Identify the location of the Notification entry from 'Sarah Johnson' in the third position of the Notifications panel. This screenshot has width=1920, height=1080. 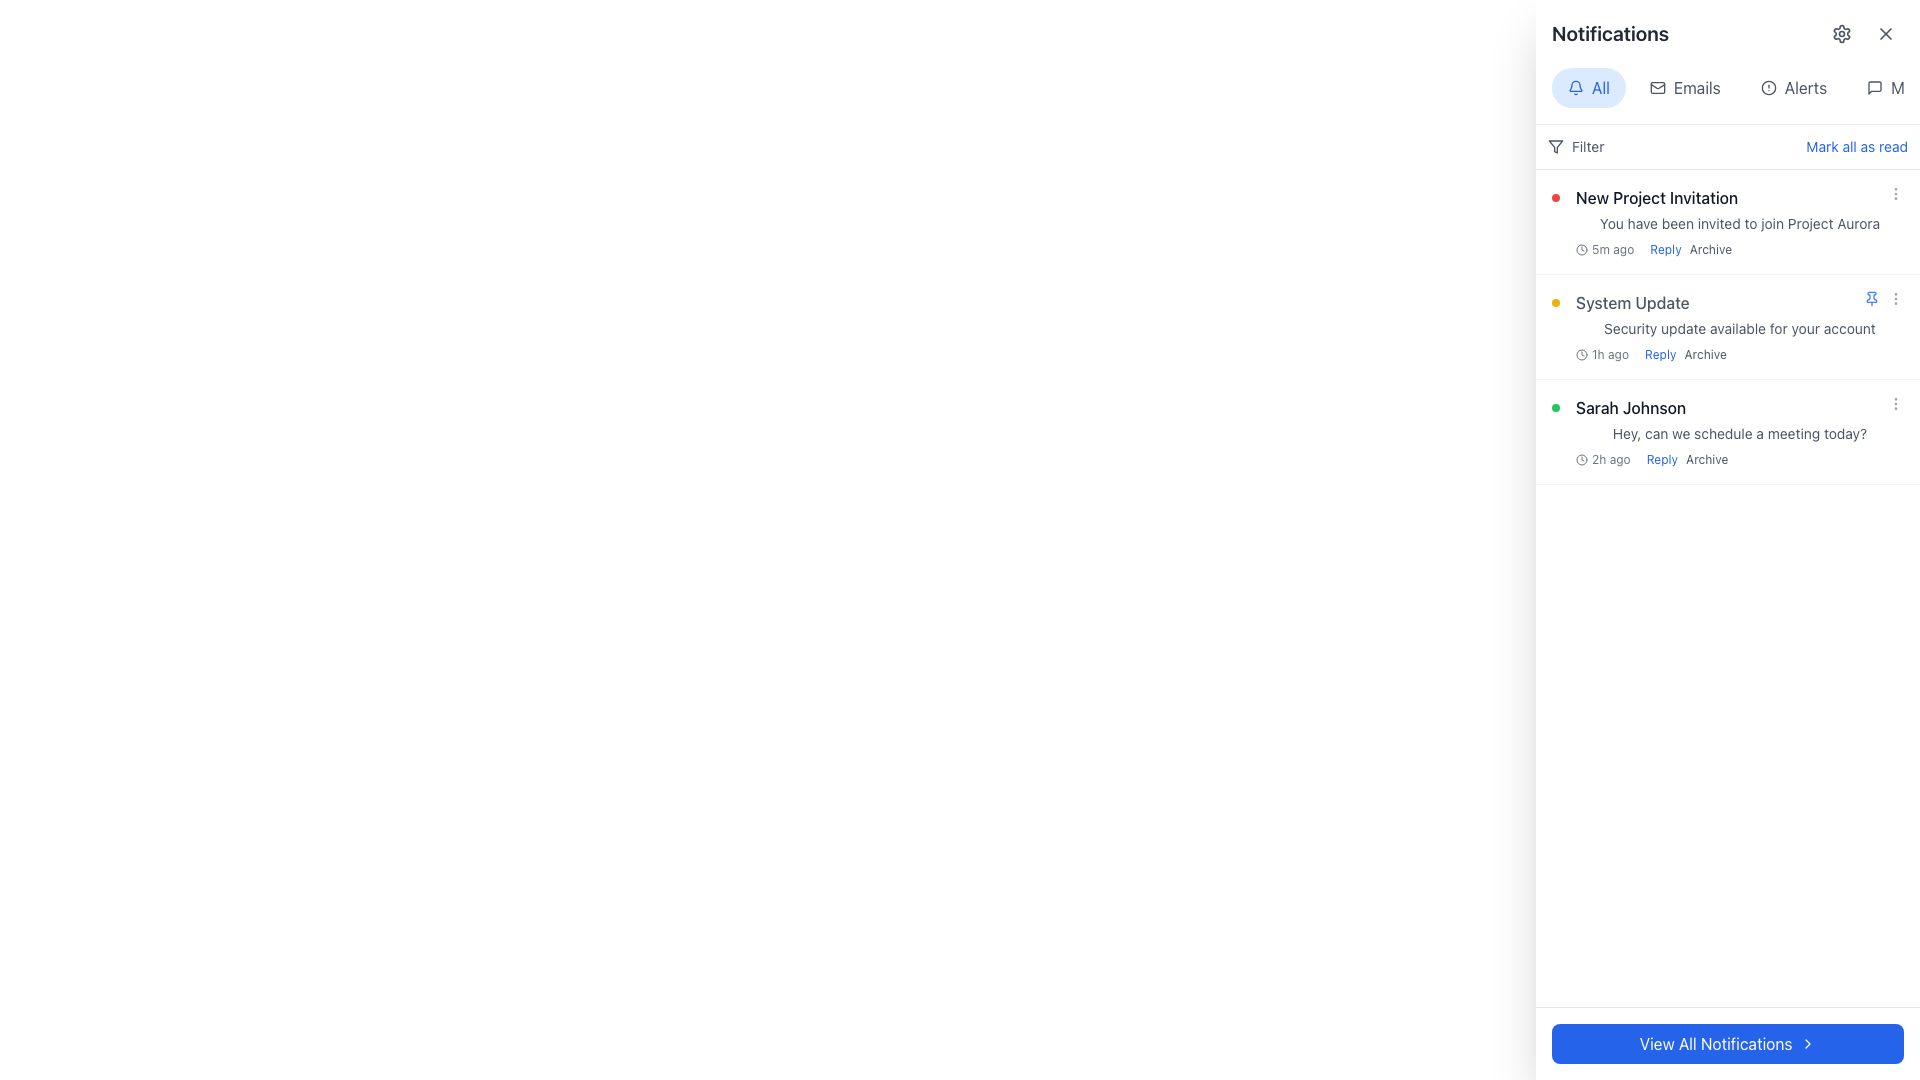
(1738, 431).